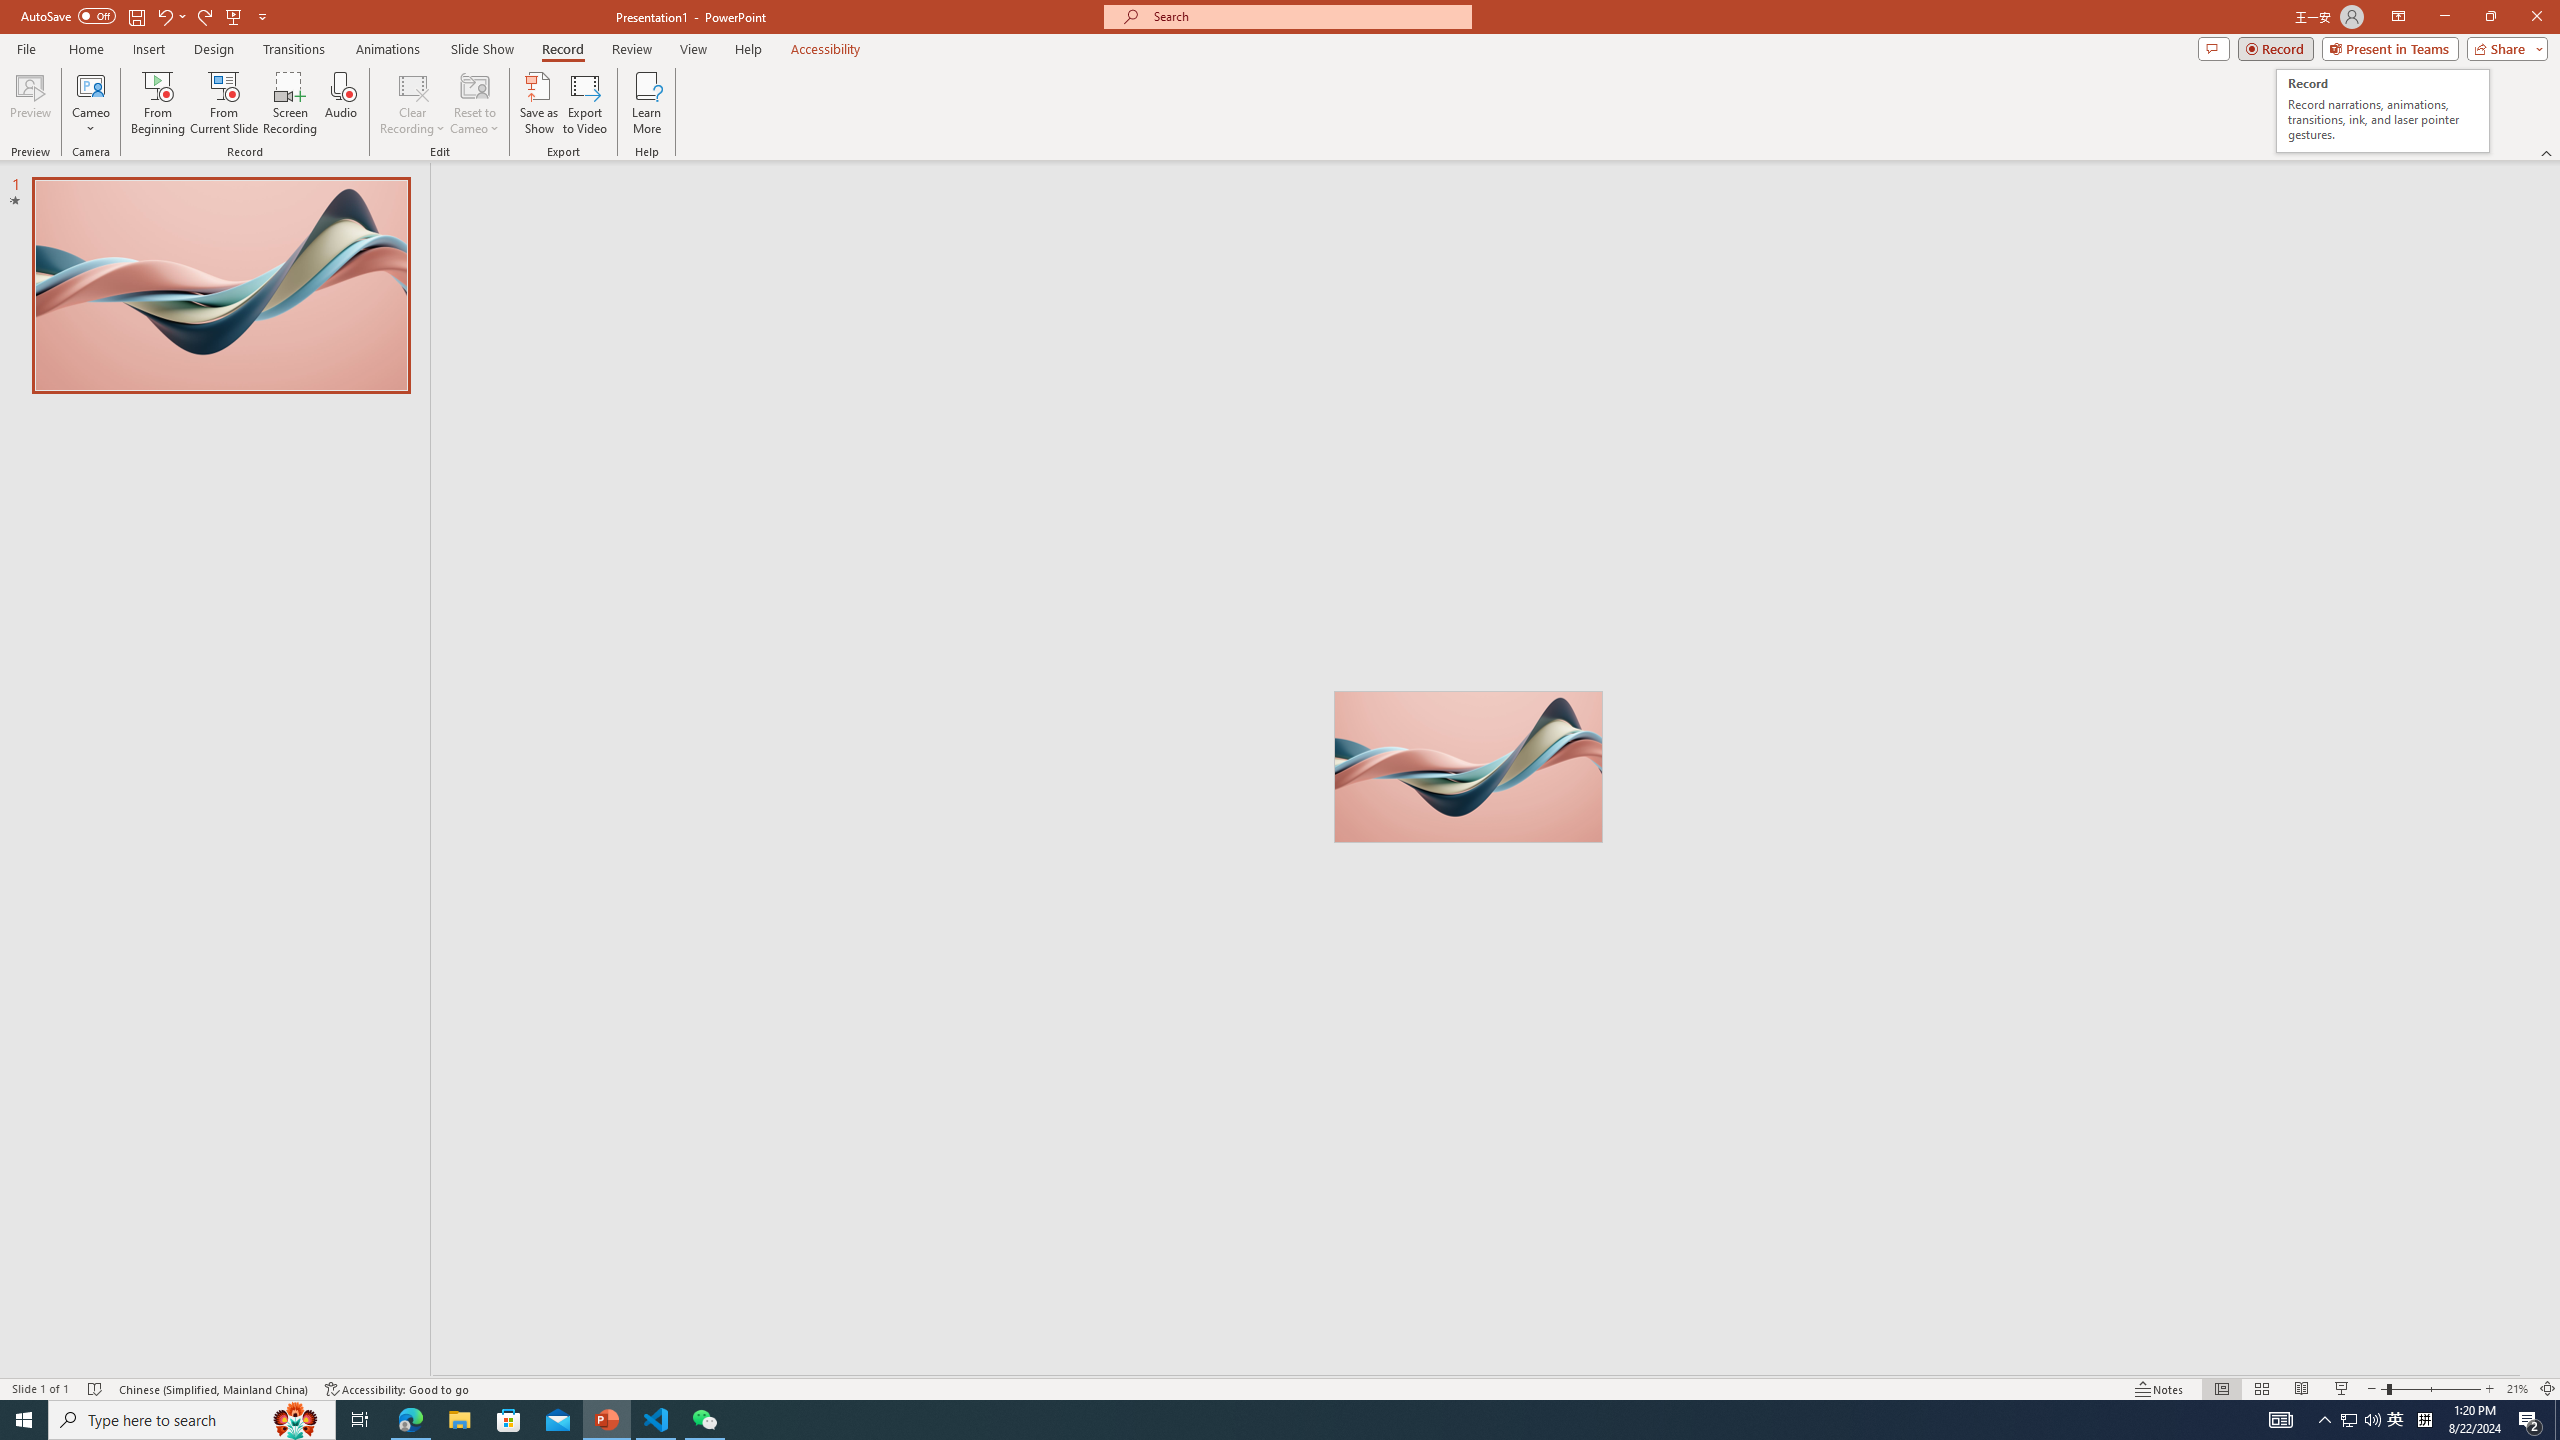 This screenshot has height=1440, width=2560. What do you see at coordinates (89, 103) in the screenshot?
I see `'Cameo'` at bounding box center [89, 103].